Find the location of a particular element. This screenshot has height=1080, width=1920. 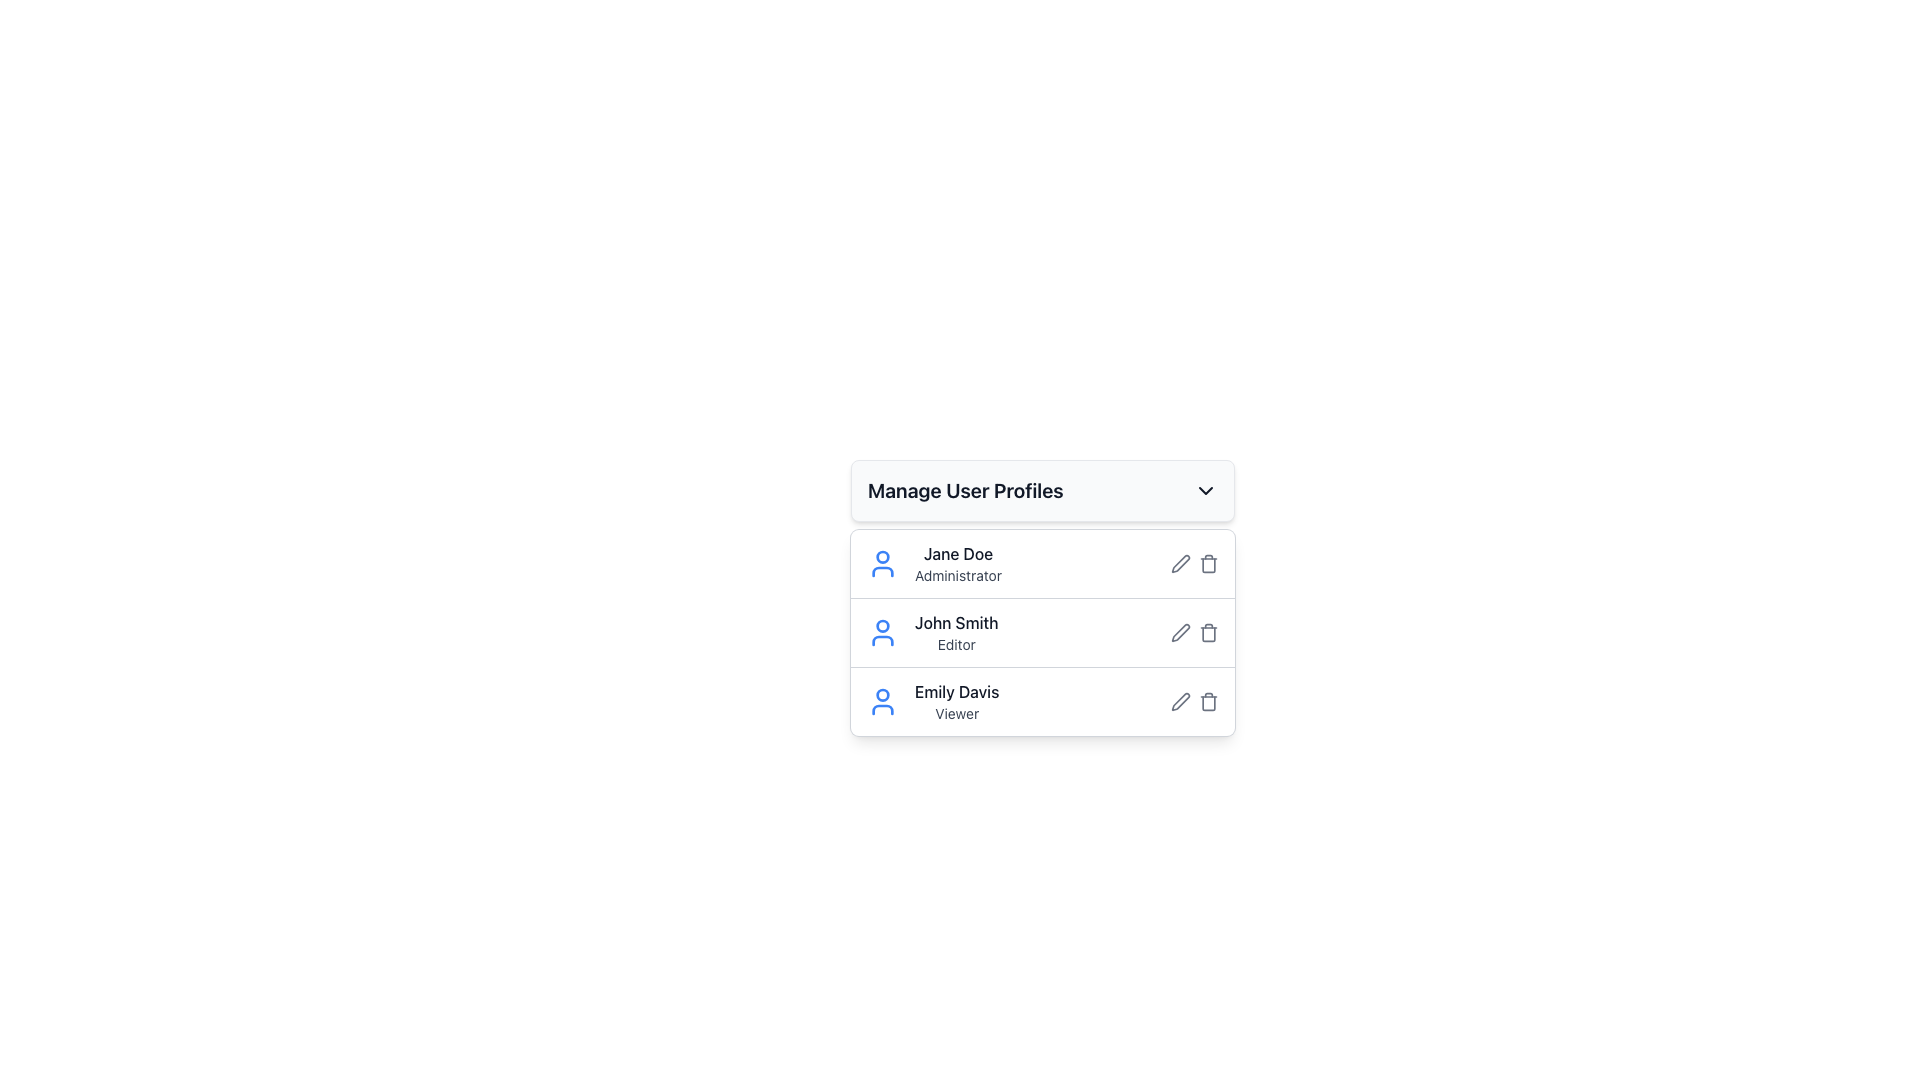

the text label displaying the username 'Jane Doe', which identifies the user as 'Administrator' in the 'Manage User Profiles' dropdown menu is located at coordinates (957, 554).